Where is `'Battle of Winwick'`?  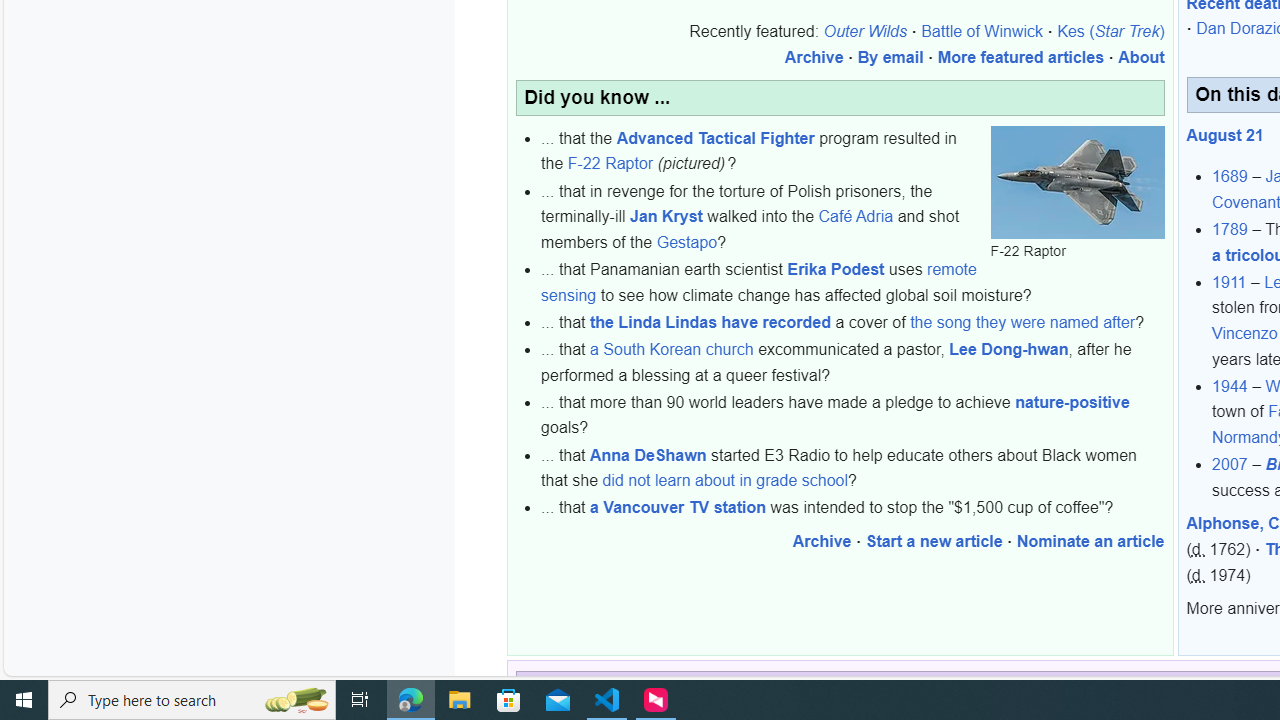
'Battle of Winwick' is located at coordinates (982, 32).